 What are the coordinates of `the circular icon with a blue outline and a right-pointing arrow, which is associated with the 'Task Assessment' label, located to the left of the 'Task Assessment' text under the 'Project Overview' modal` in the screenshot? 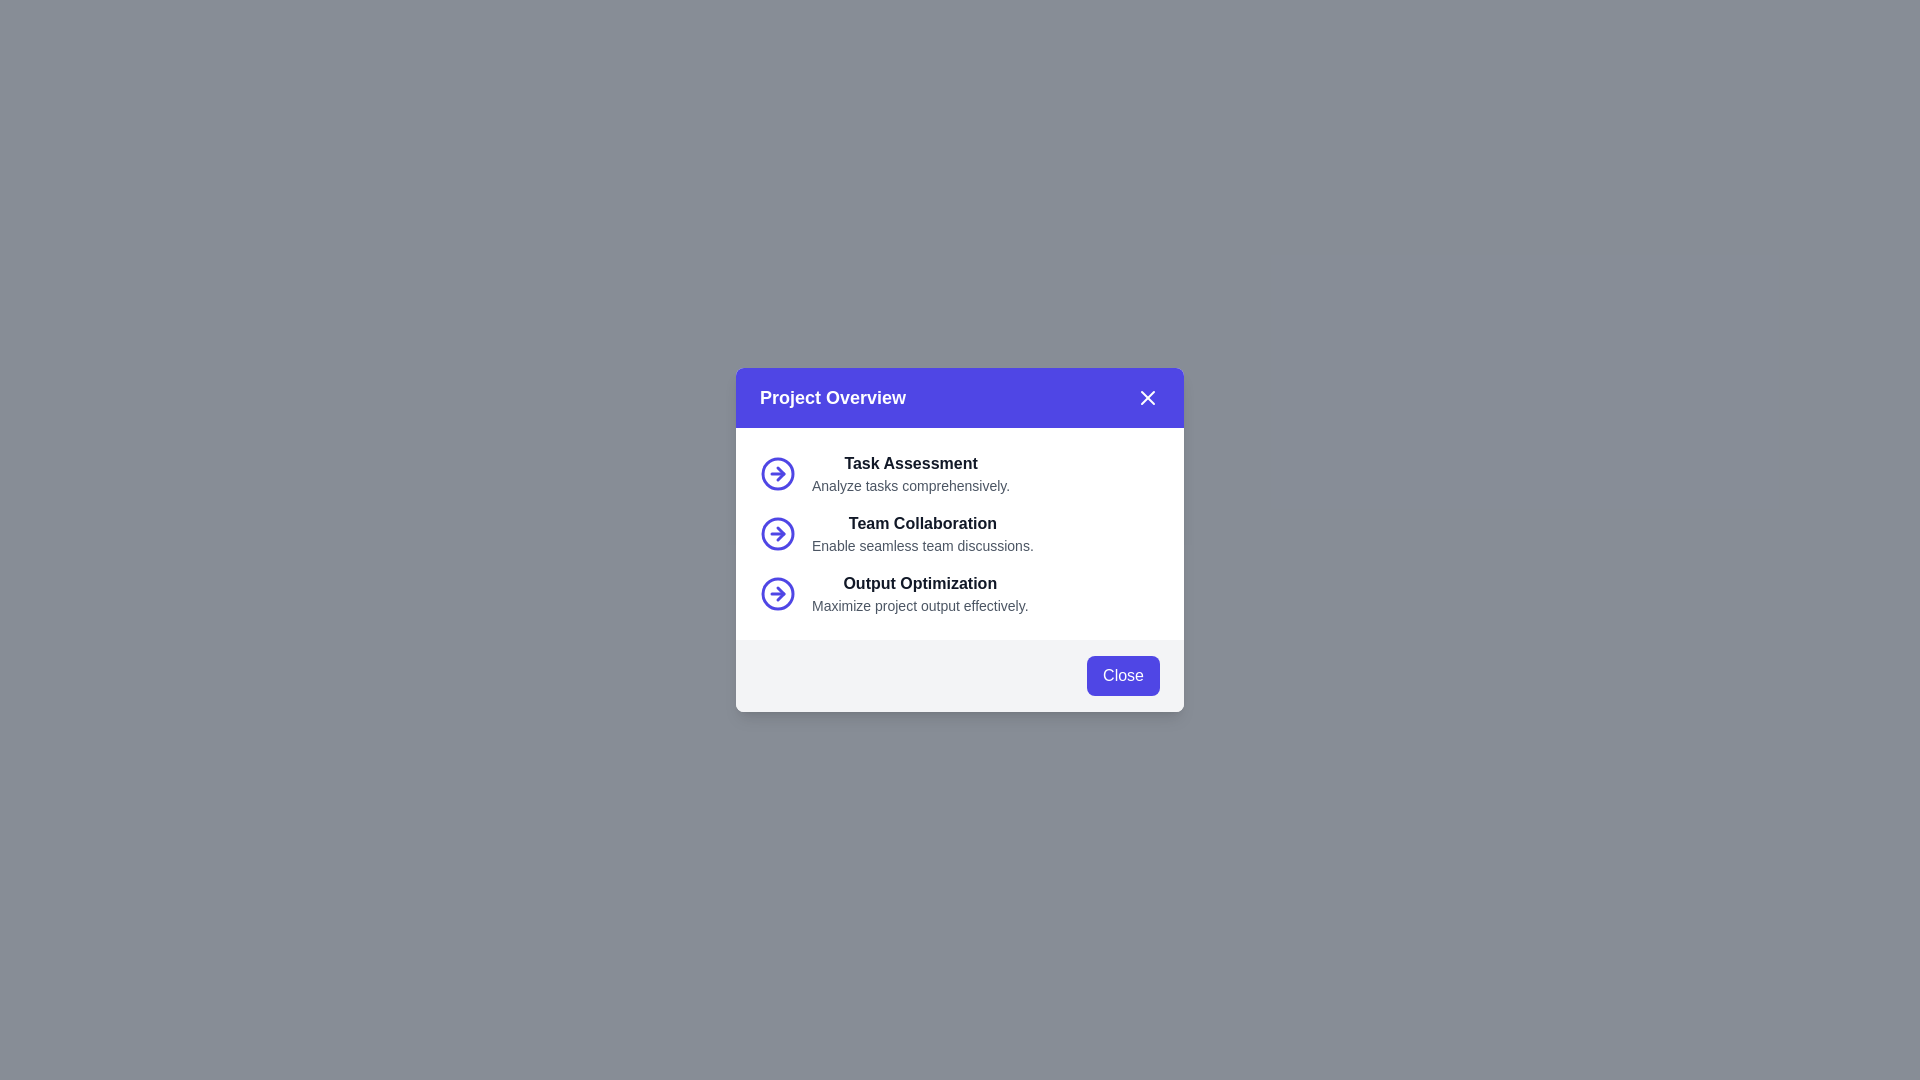 It's located at (776, 474).